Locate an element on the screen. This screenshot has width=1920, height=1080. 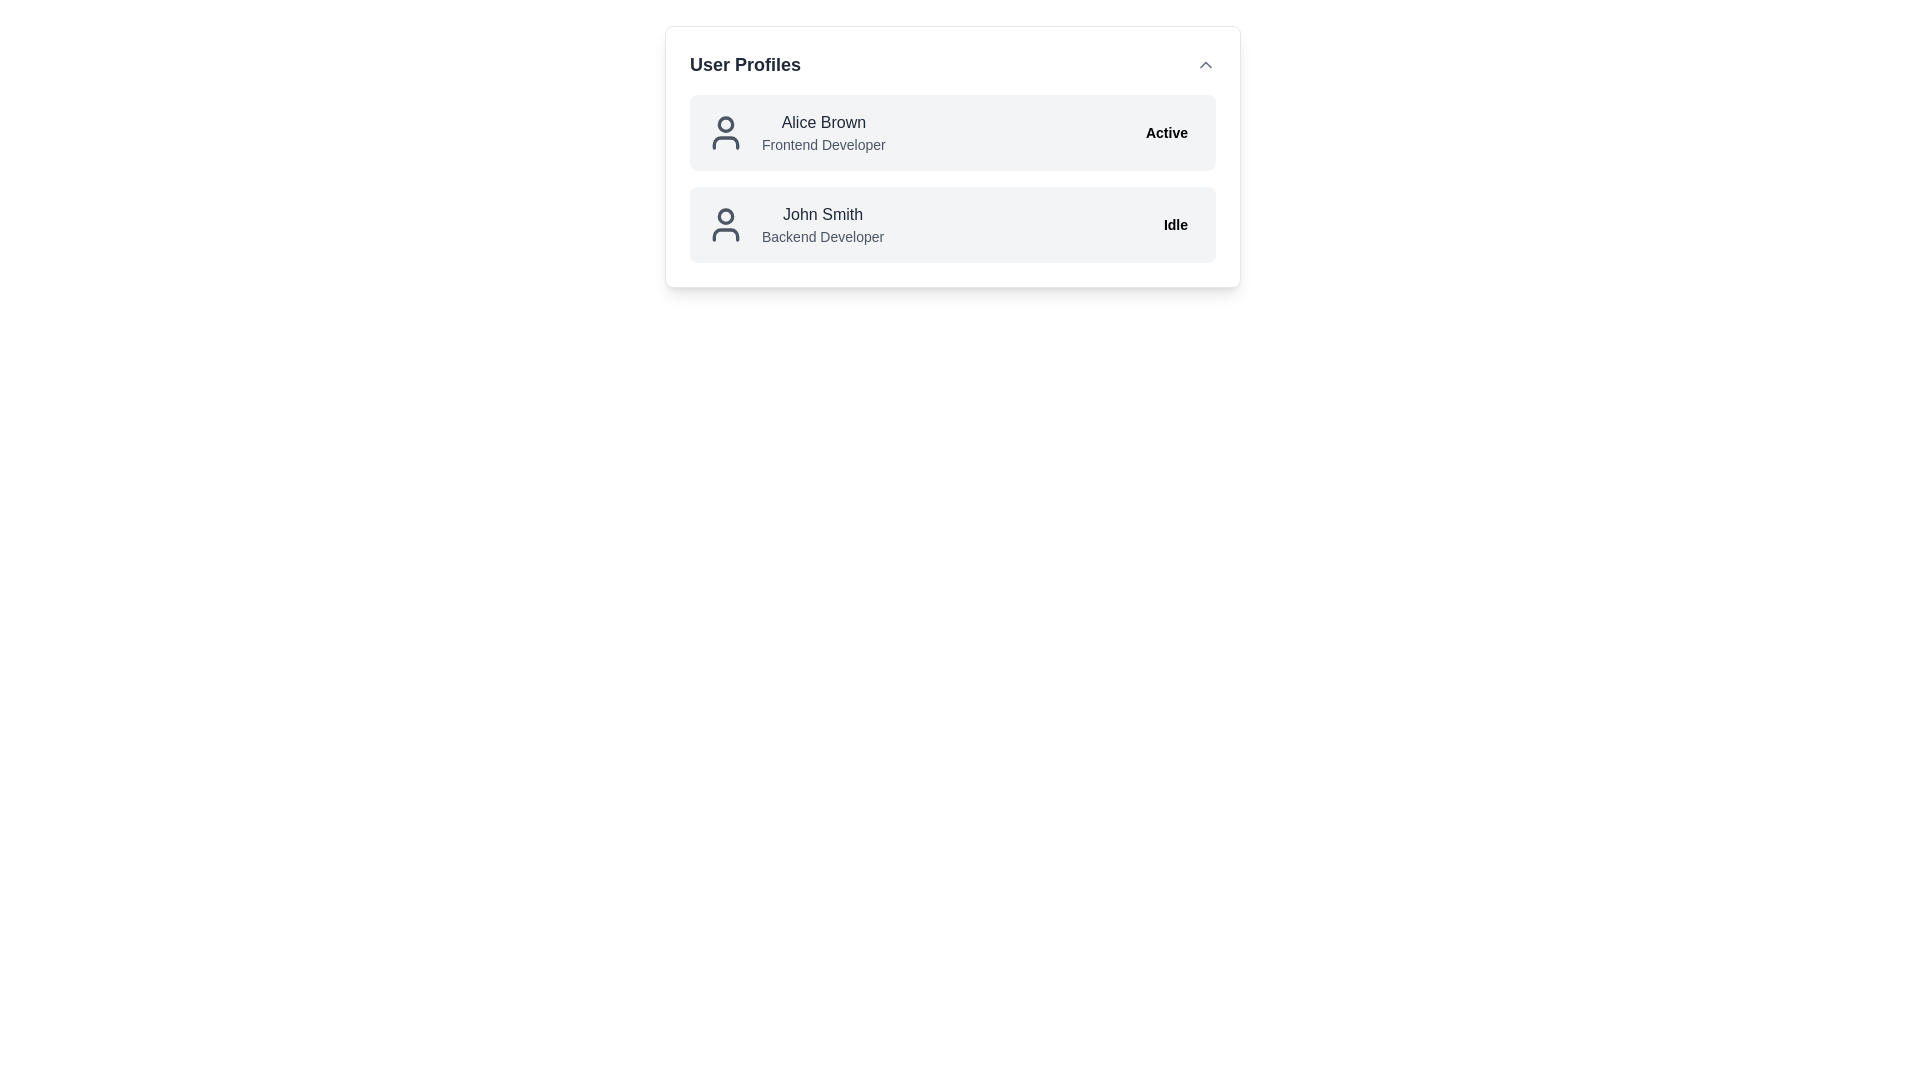
the user profile icon representing 'John Smith' located at the top-left corner of the entry, directly left of the text 'John Smith Backend Developer.' is located at coordinates (724, 224).